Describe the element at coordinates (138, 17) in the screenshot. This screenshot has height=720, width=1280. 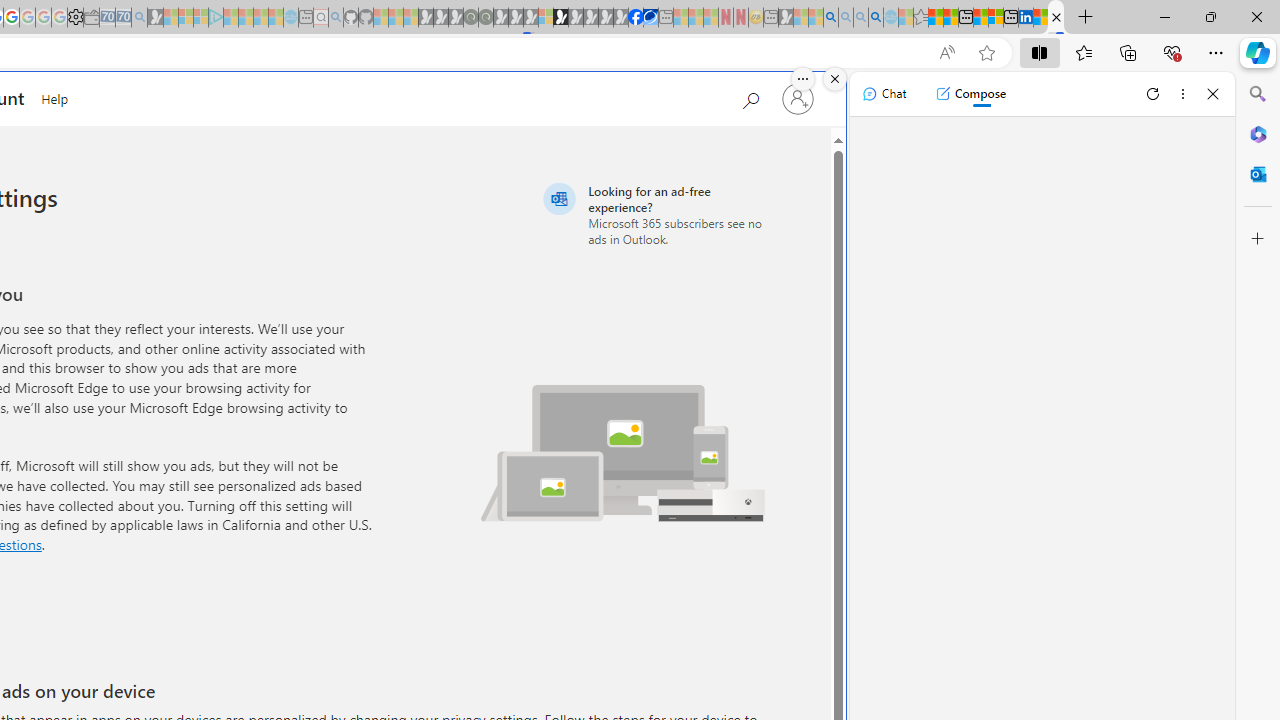
I see `'Bing Real Estate - Home sales and rental listings - Sleeping'` at that location.